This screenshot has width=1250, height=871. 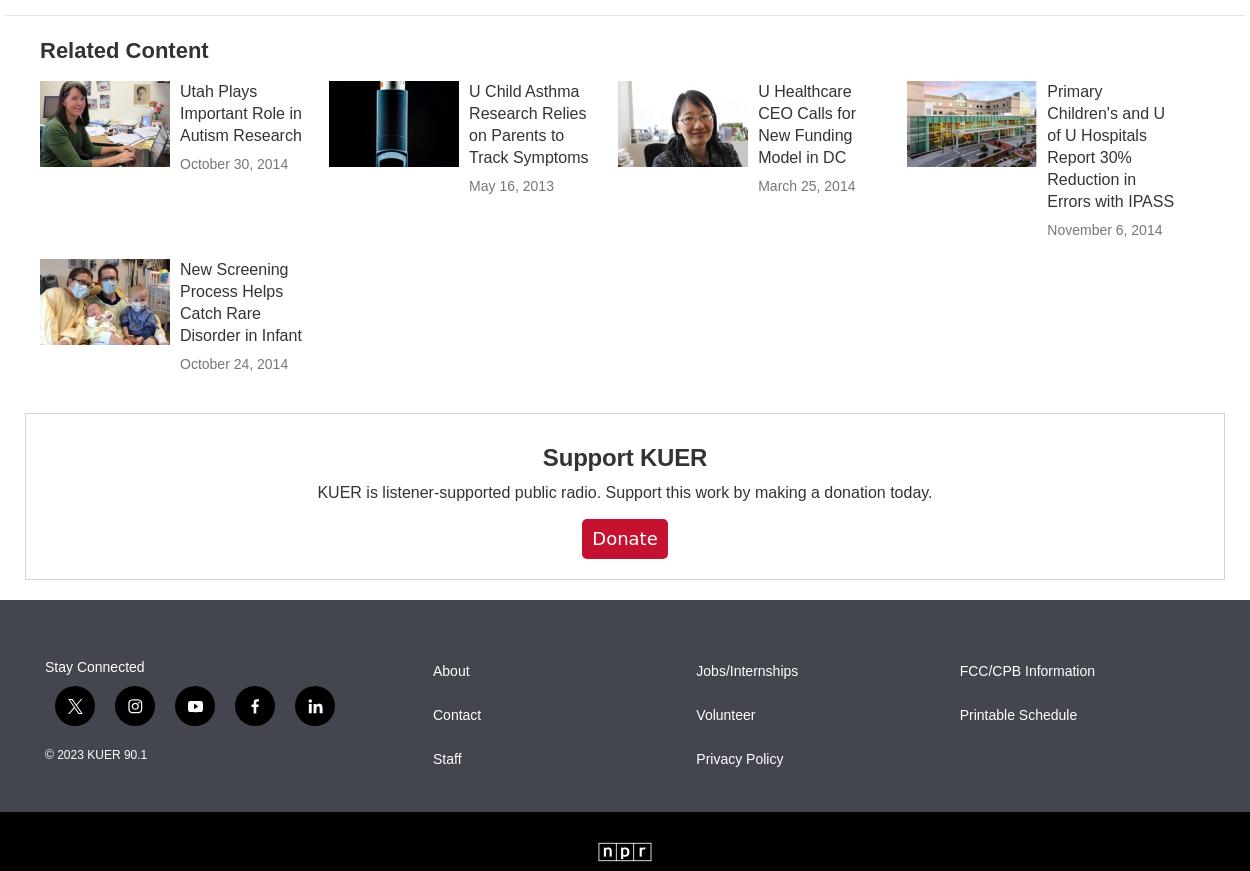 I want to click on 'Support KUER', so click(x=623, y=500).